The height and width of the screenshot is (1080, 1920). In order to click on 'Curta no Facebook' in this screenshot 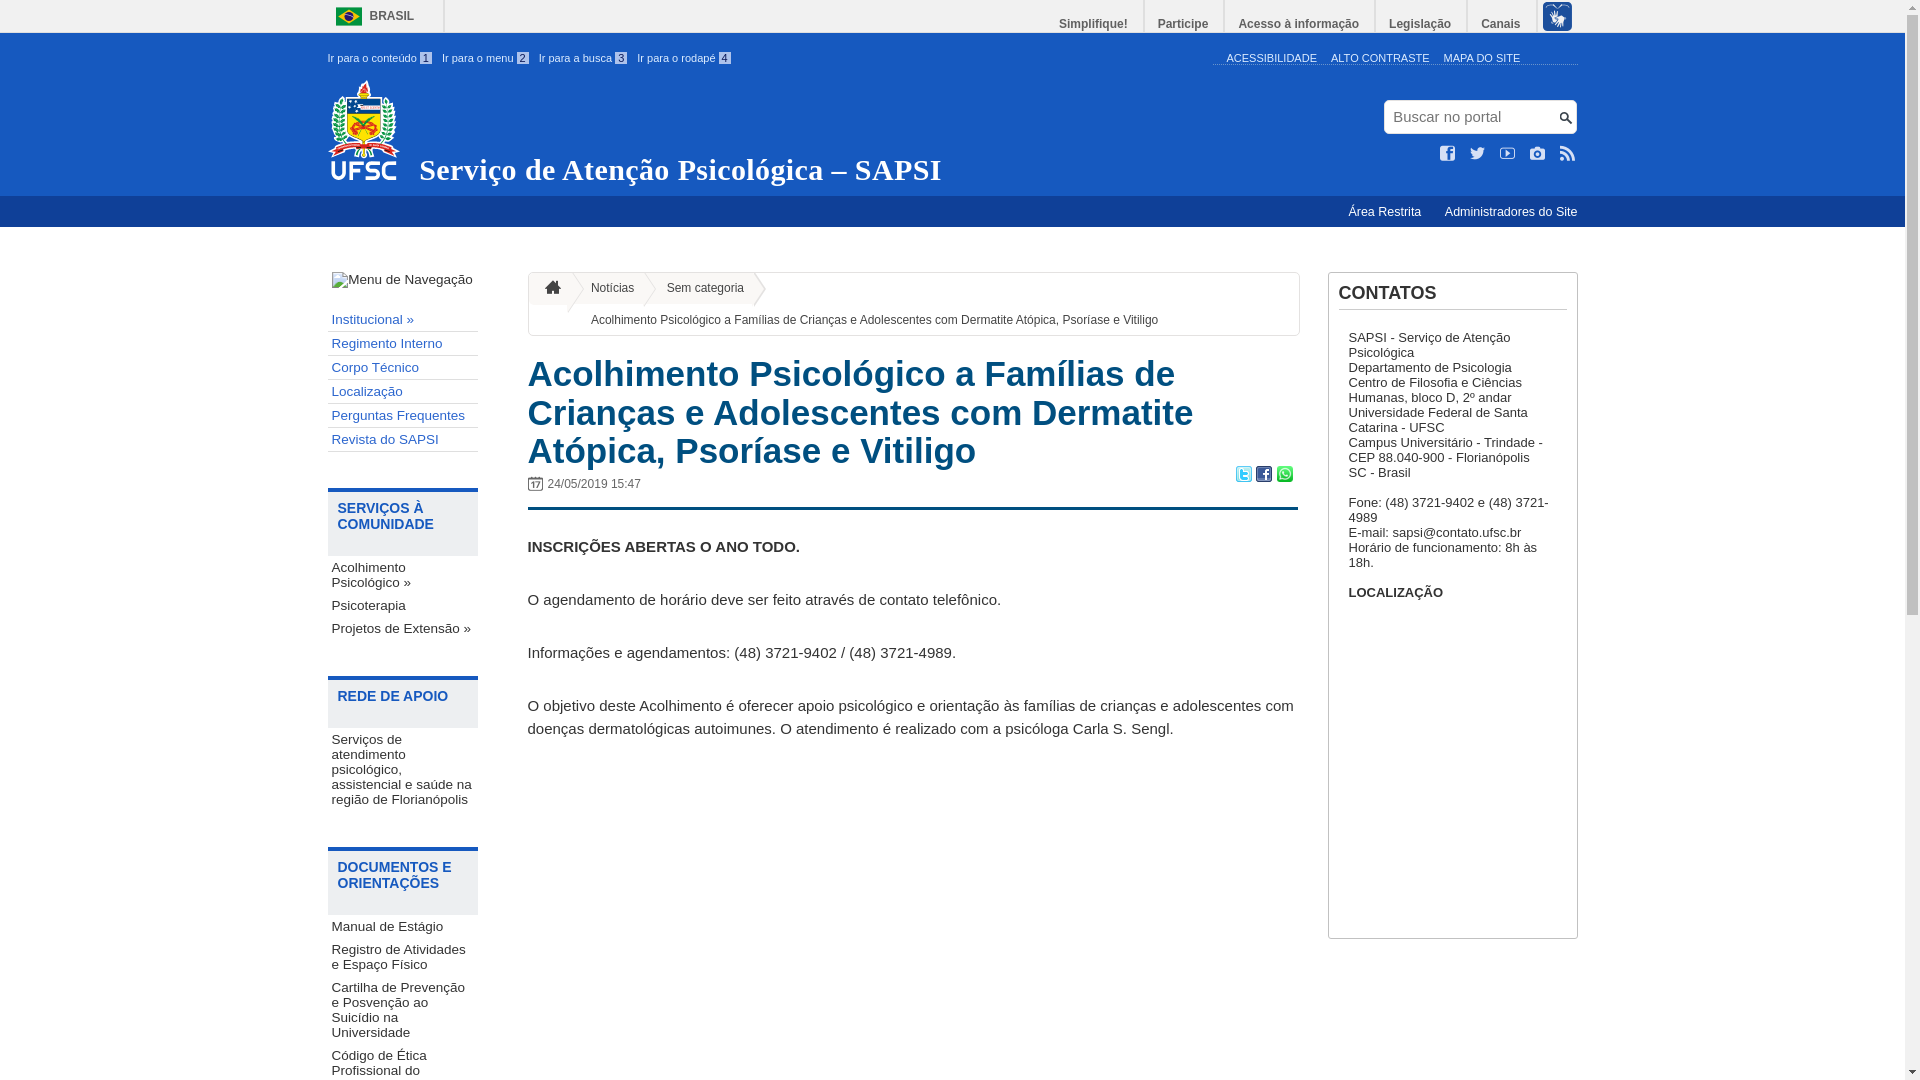, I will do `click(1440, 153)`.